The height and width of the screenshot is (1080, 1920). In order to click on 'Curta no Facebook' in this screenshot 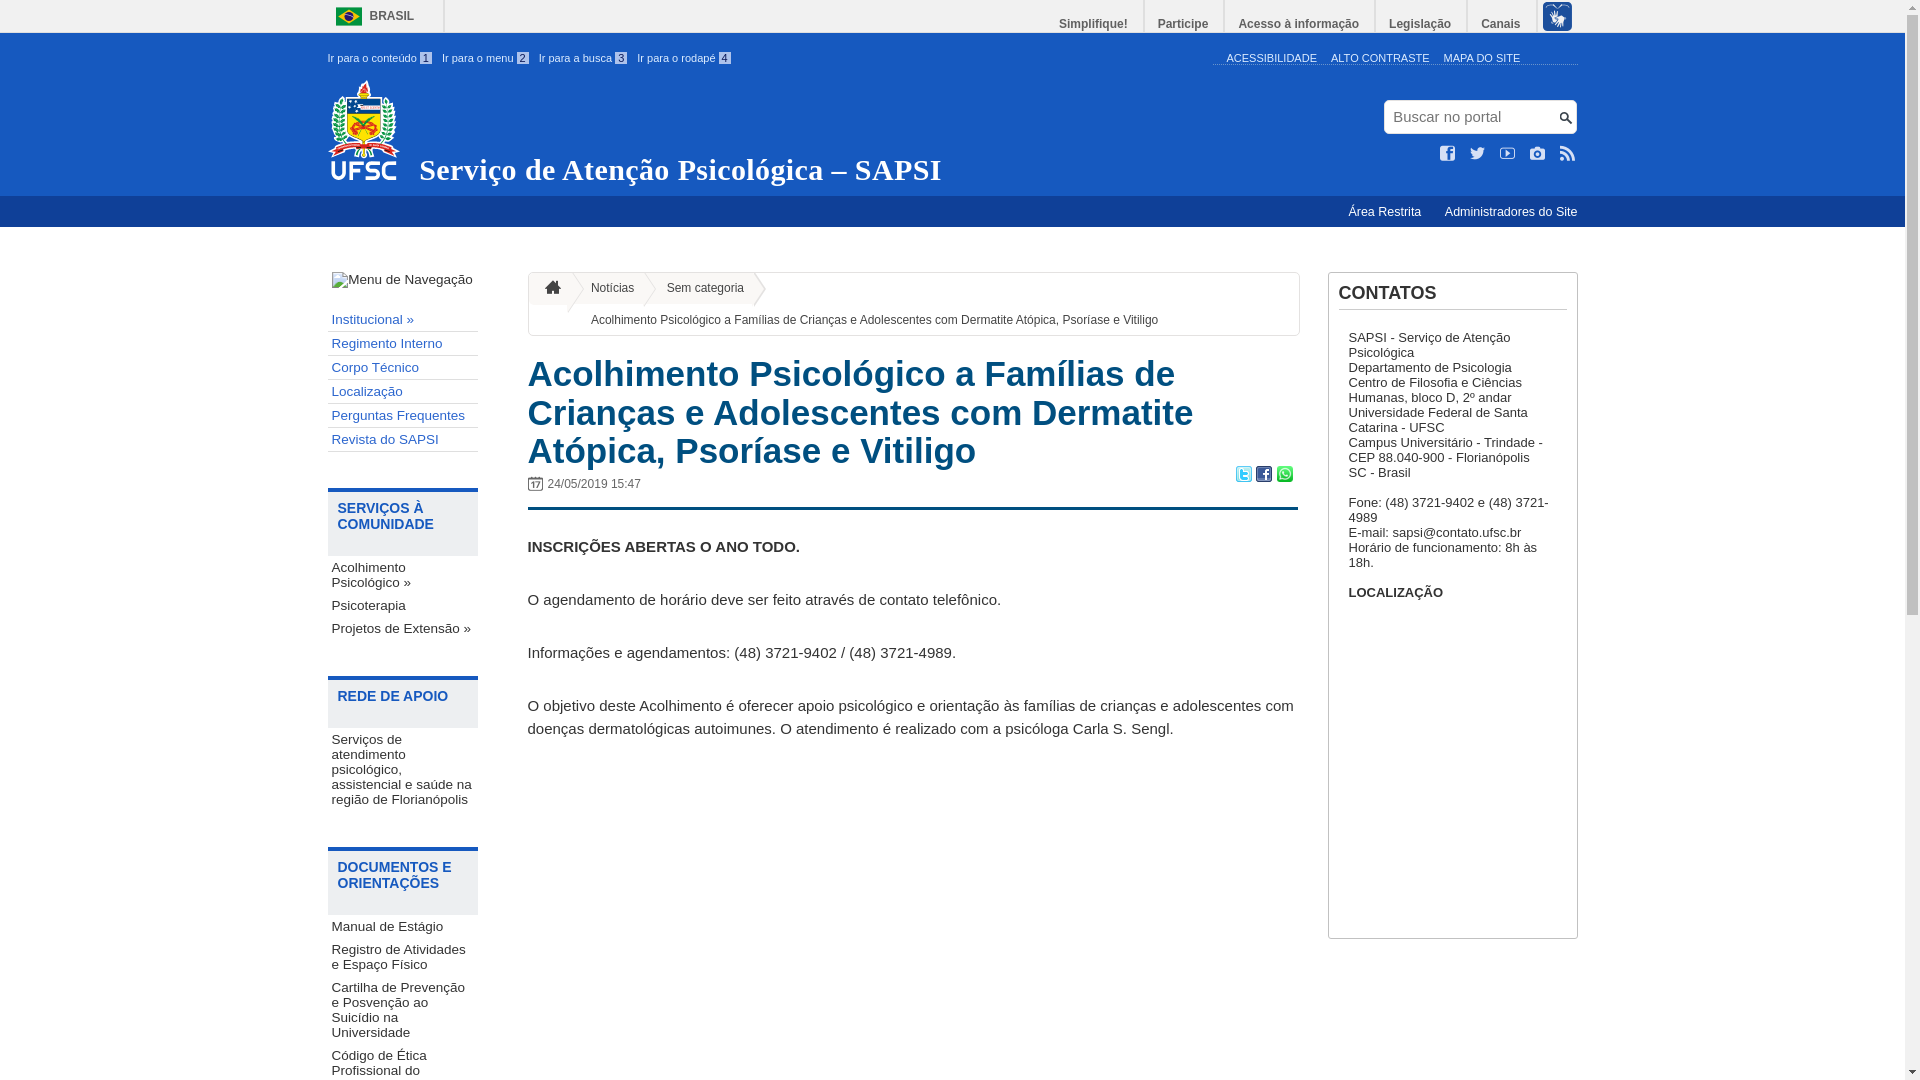, I will do `click(1440, 153)`.